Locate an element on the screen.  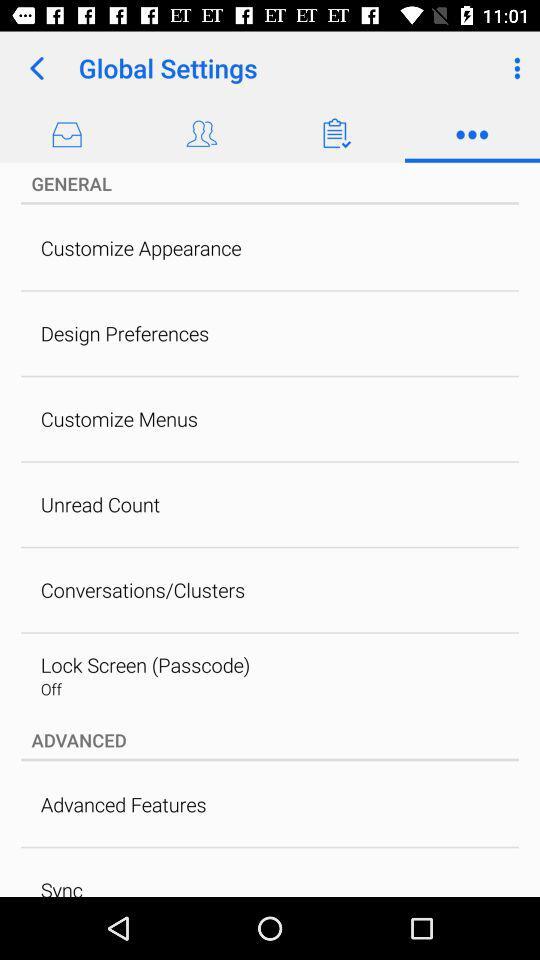
item below design preferences item is located at coordinates (119, 418).